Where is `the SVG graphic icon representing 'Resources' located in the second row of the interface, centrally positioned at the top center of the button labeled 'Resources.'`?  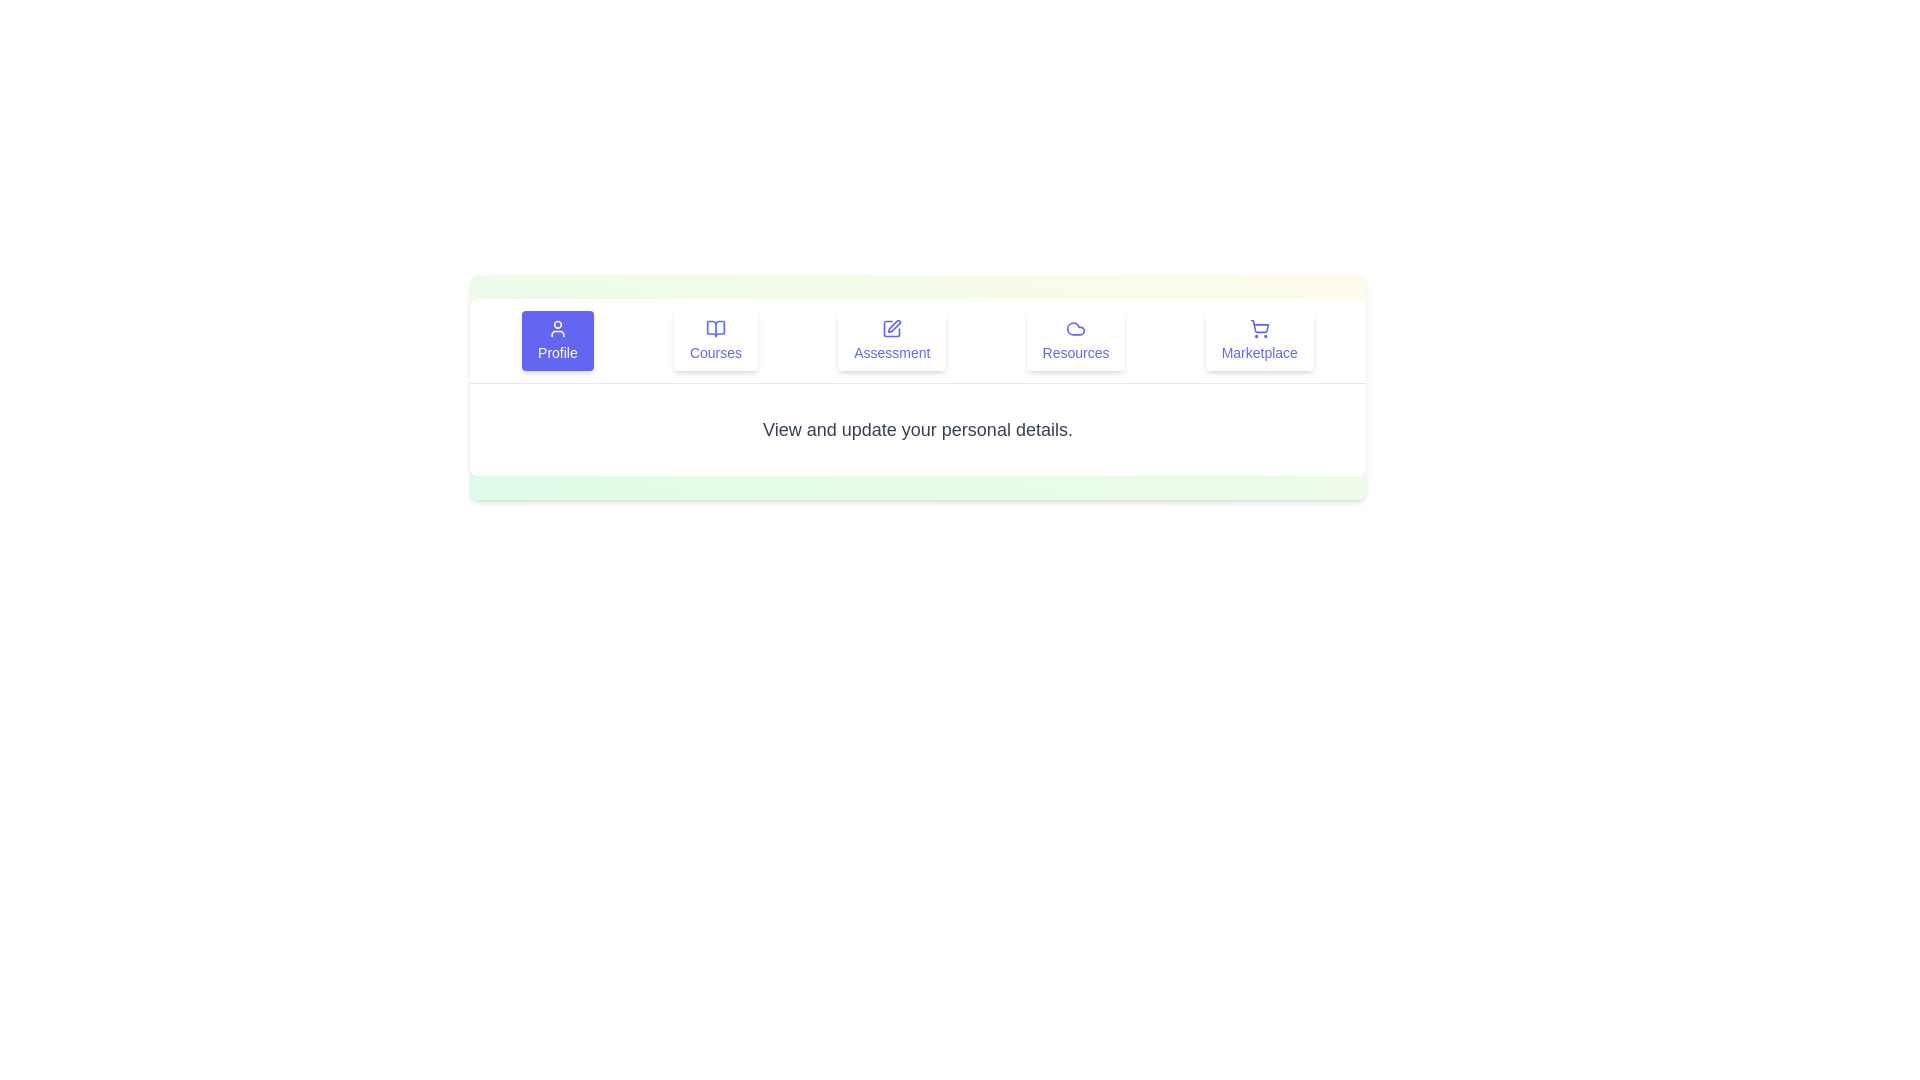
the SVG graphic icon representing 'Resources' located in the second row of the interface, centrally positioned at the top center of the button labeled 'Resources.' is located at coordinates (1074, 327).